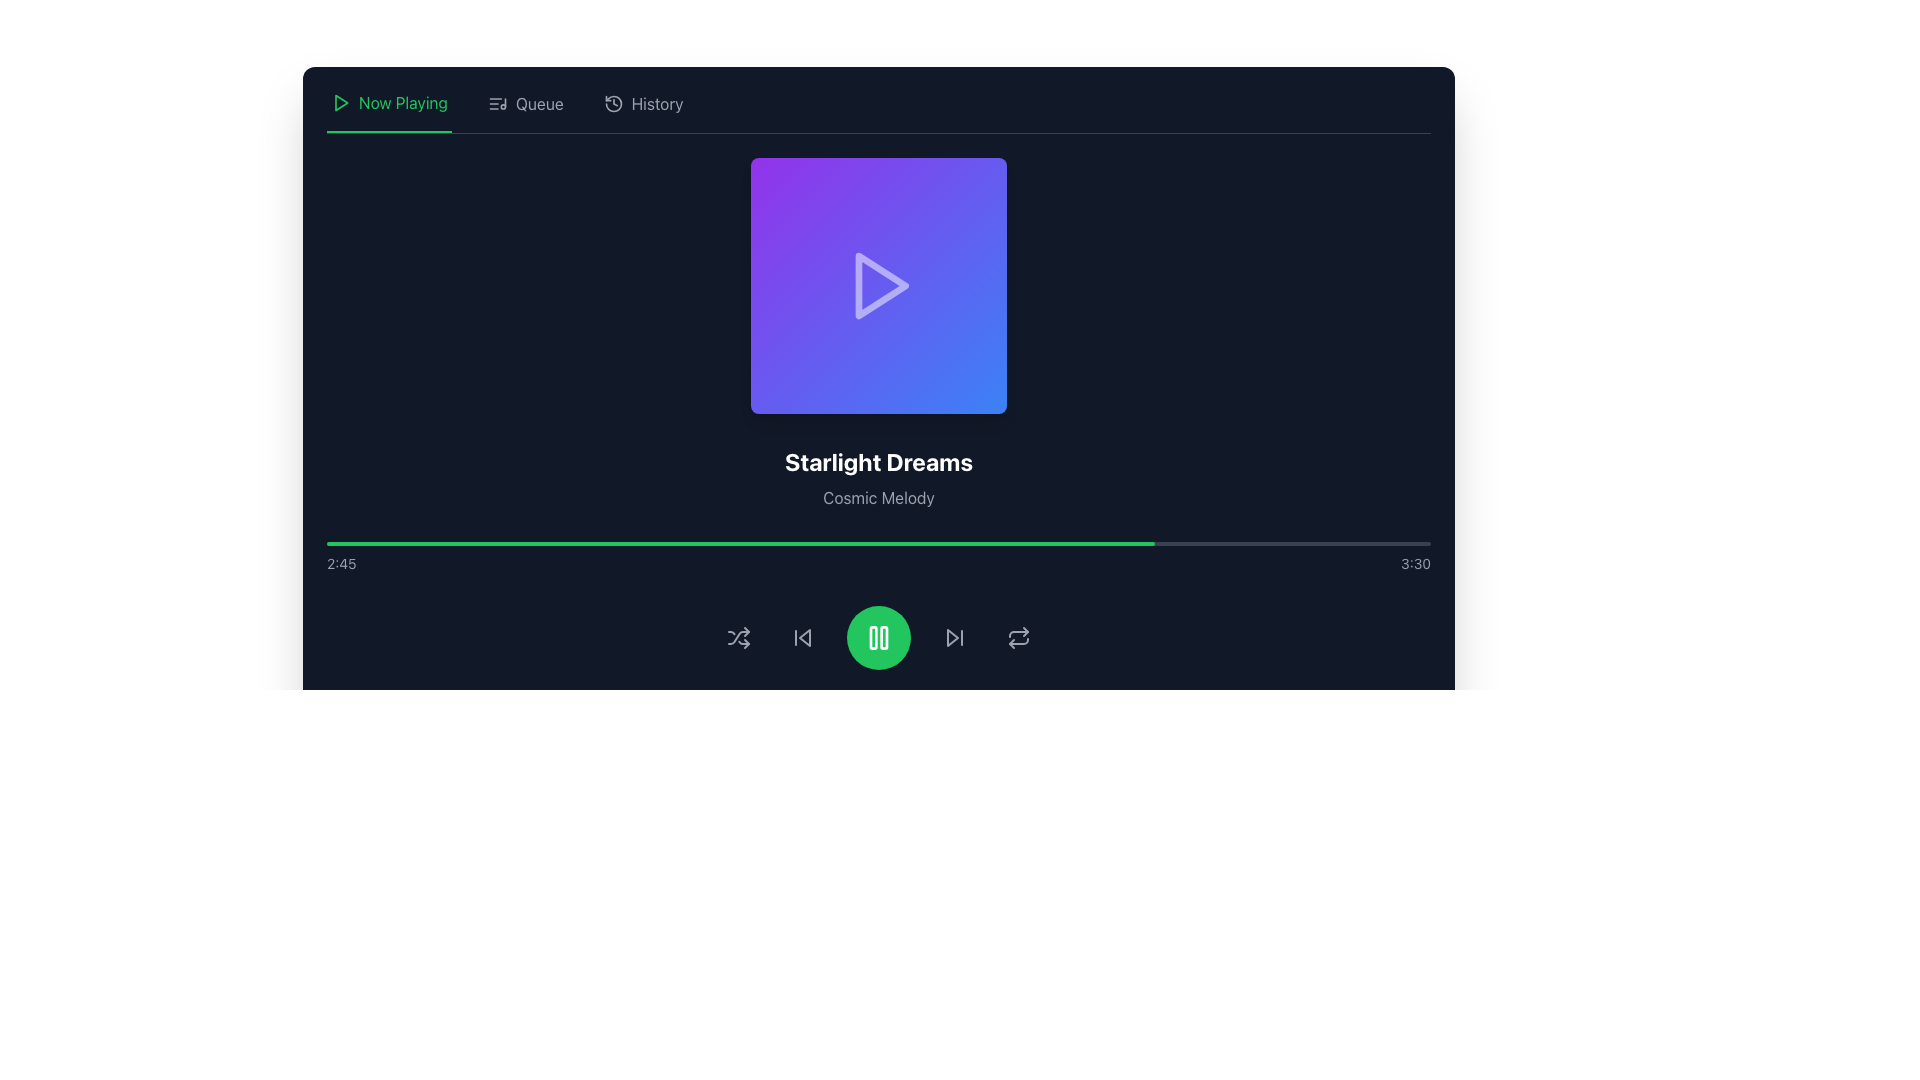  I want to click on the slider, so click(515, 711).